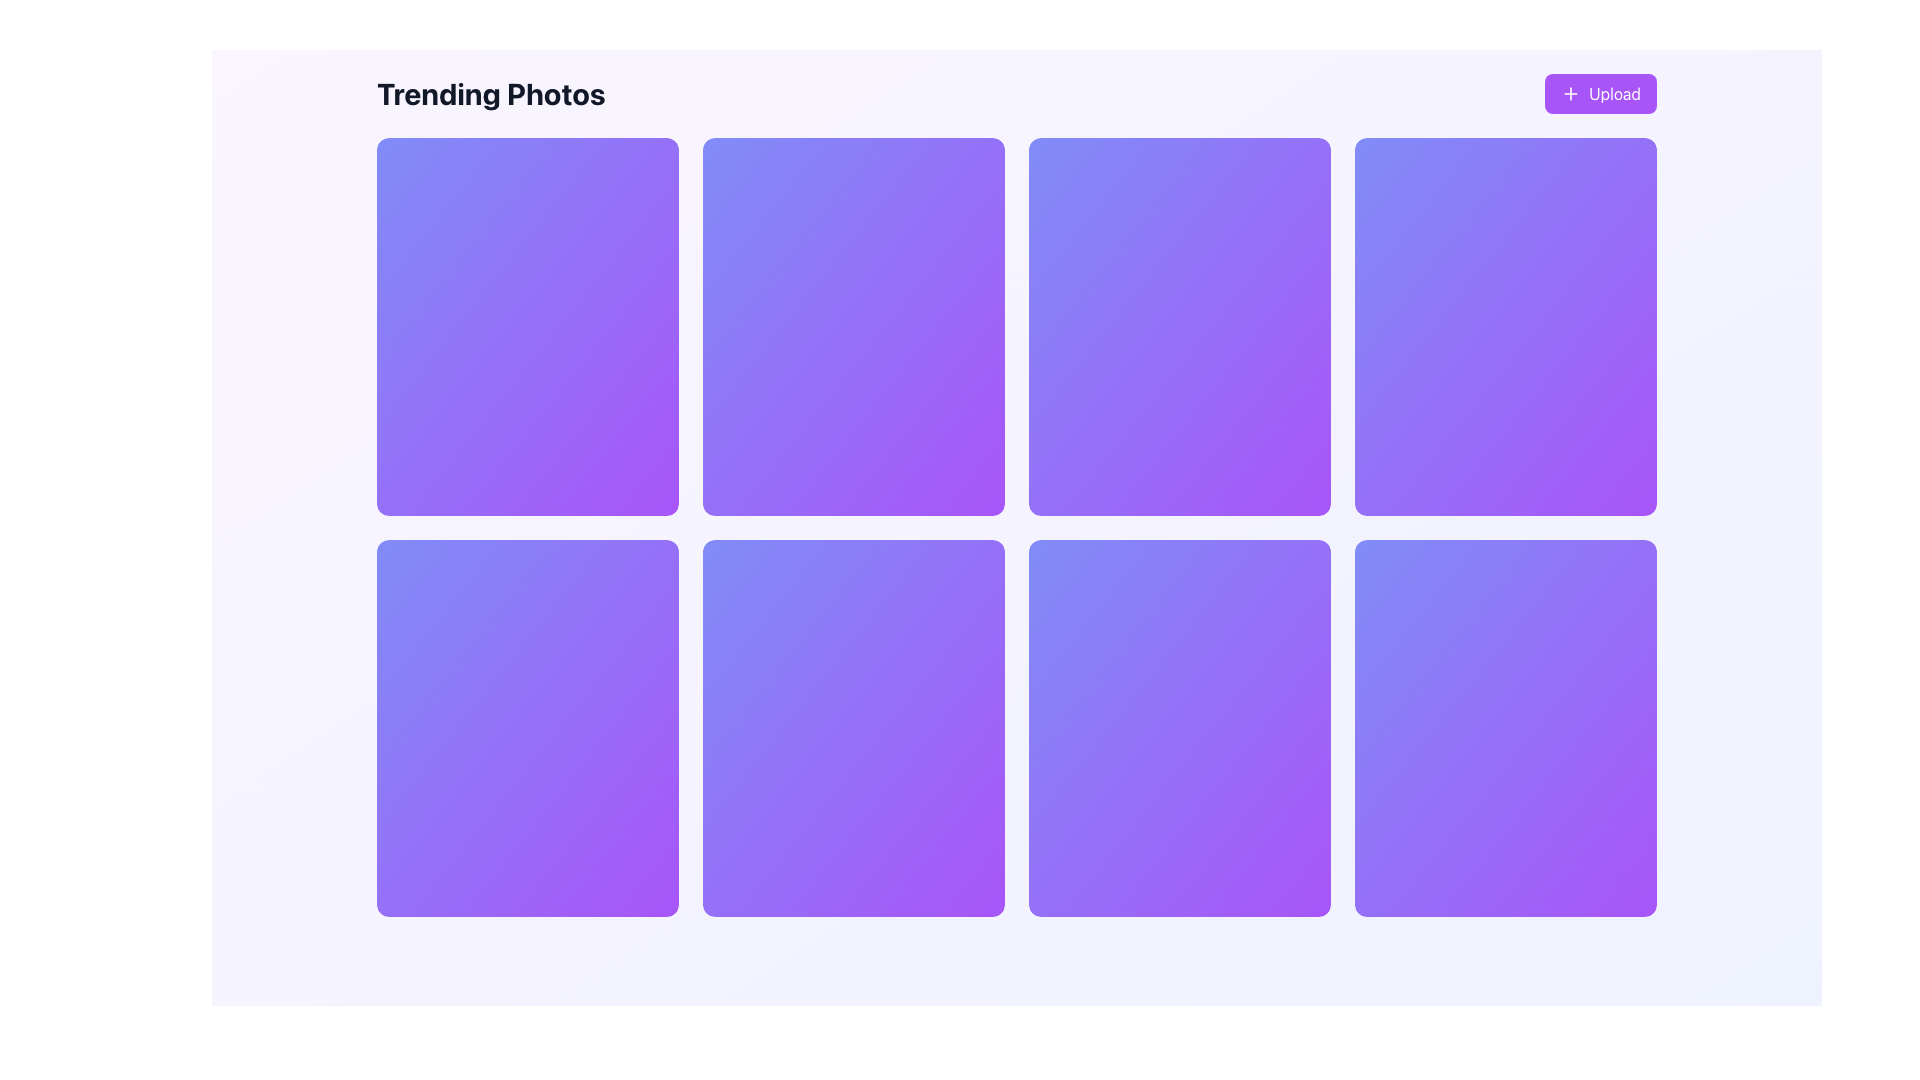 The image size is (1920, 1080). I want to click on the action button located within the top-right corner of the bottom-right card in the grid layout, so click(1583, 570).